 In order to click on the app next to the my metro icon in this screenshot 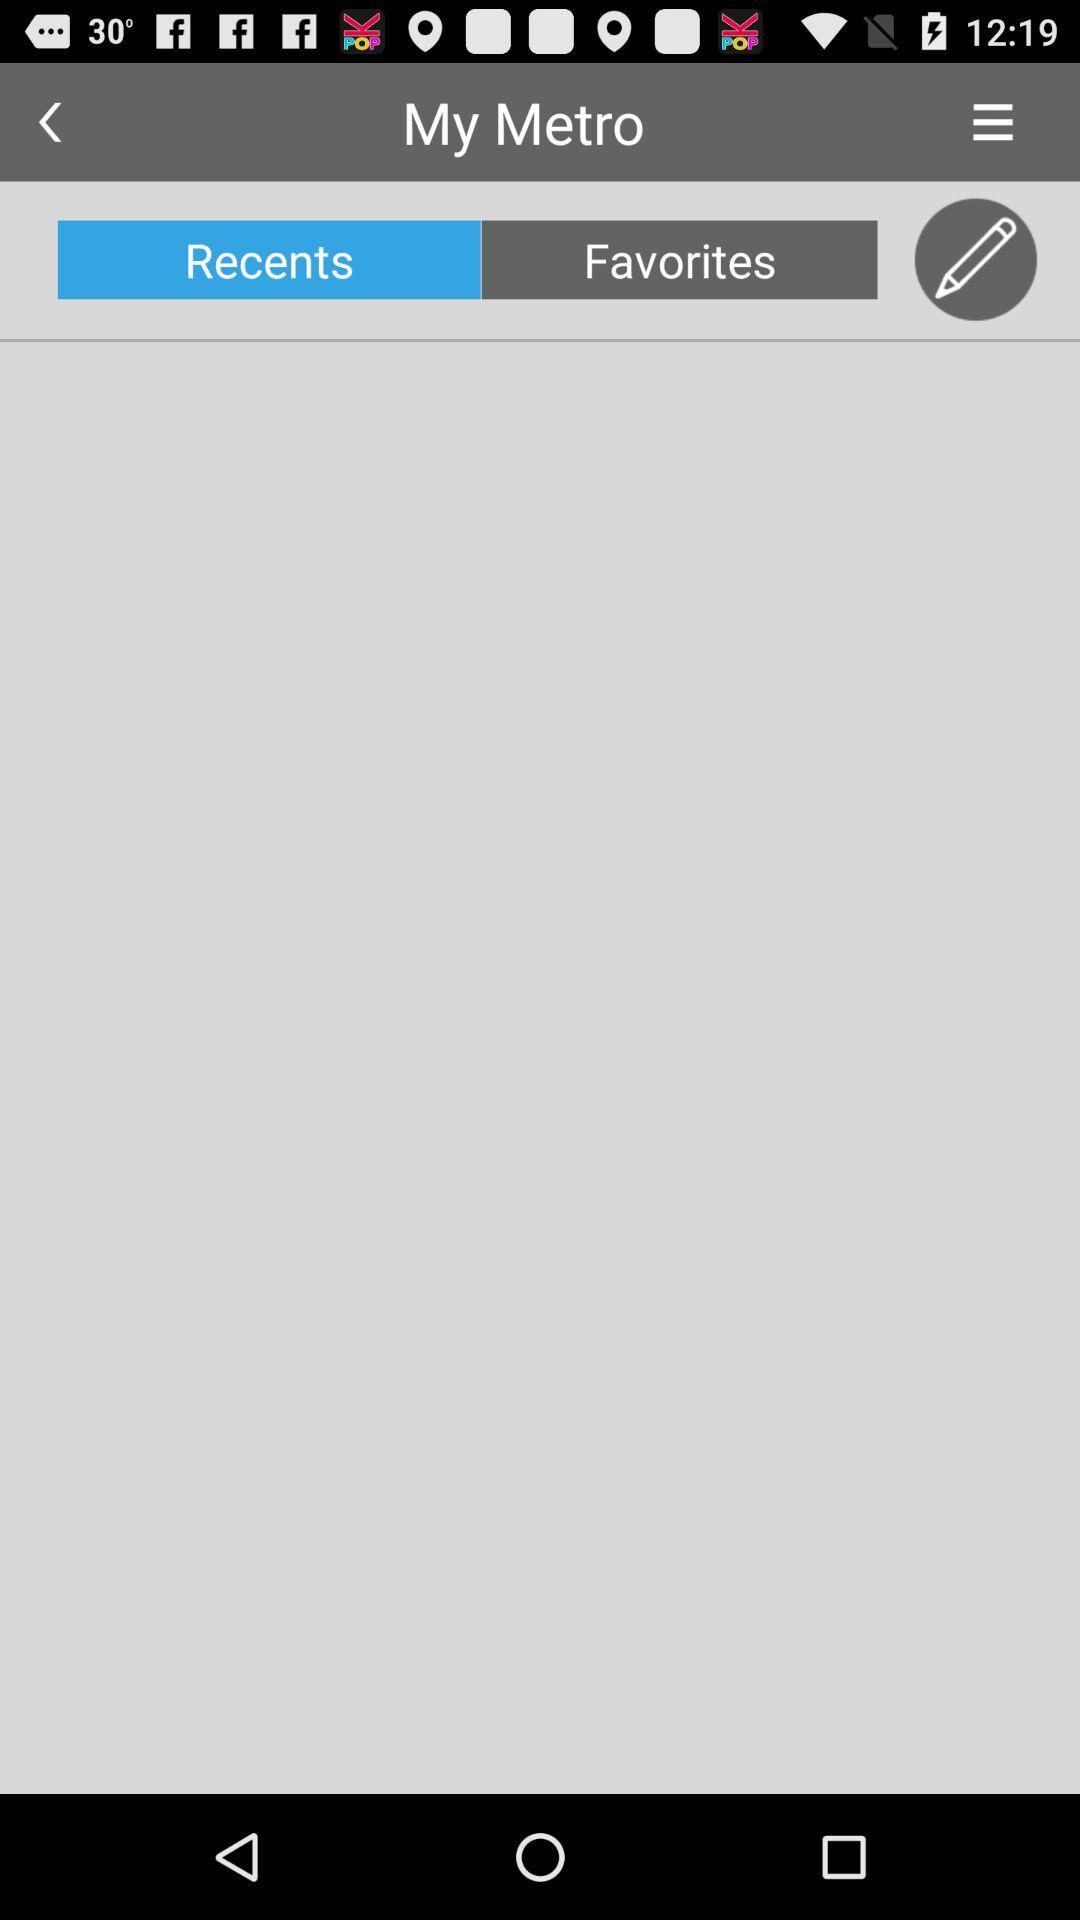, I will do `click(48, 121)`.